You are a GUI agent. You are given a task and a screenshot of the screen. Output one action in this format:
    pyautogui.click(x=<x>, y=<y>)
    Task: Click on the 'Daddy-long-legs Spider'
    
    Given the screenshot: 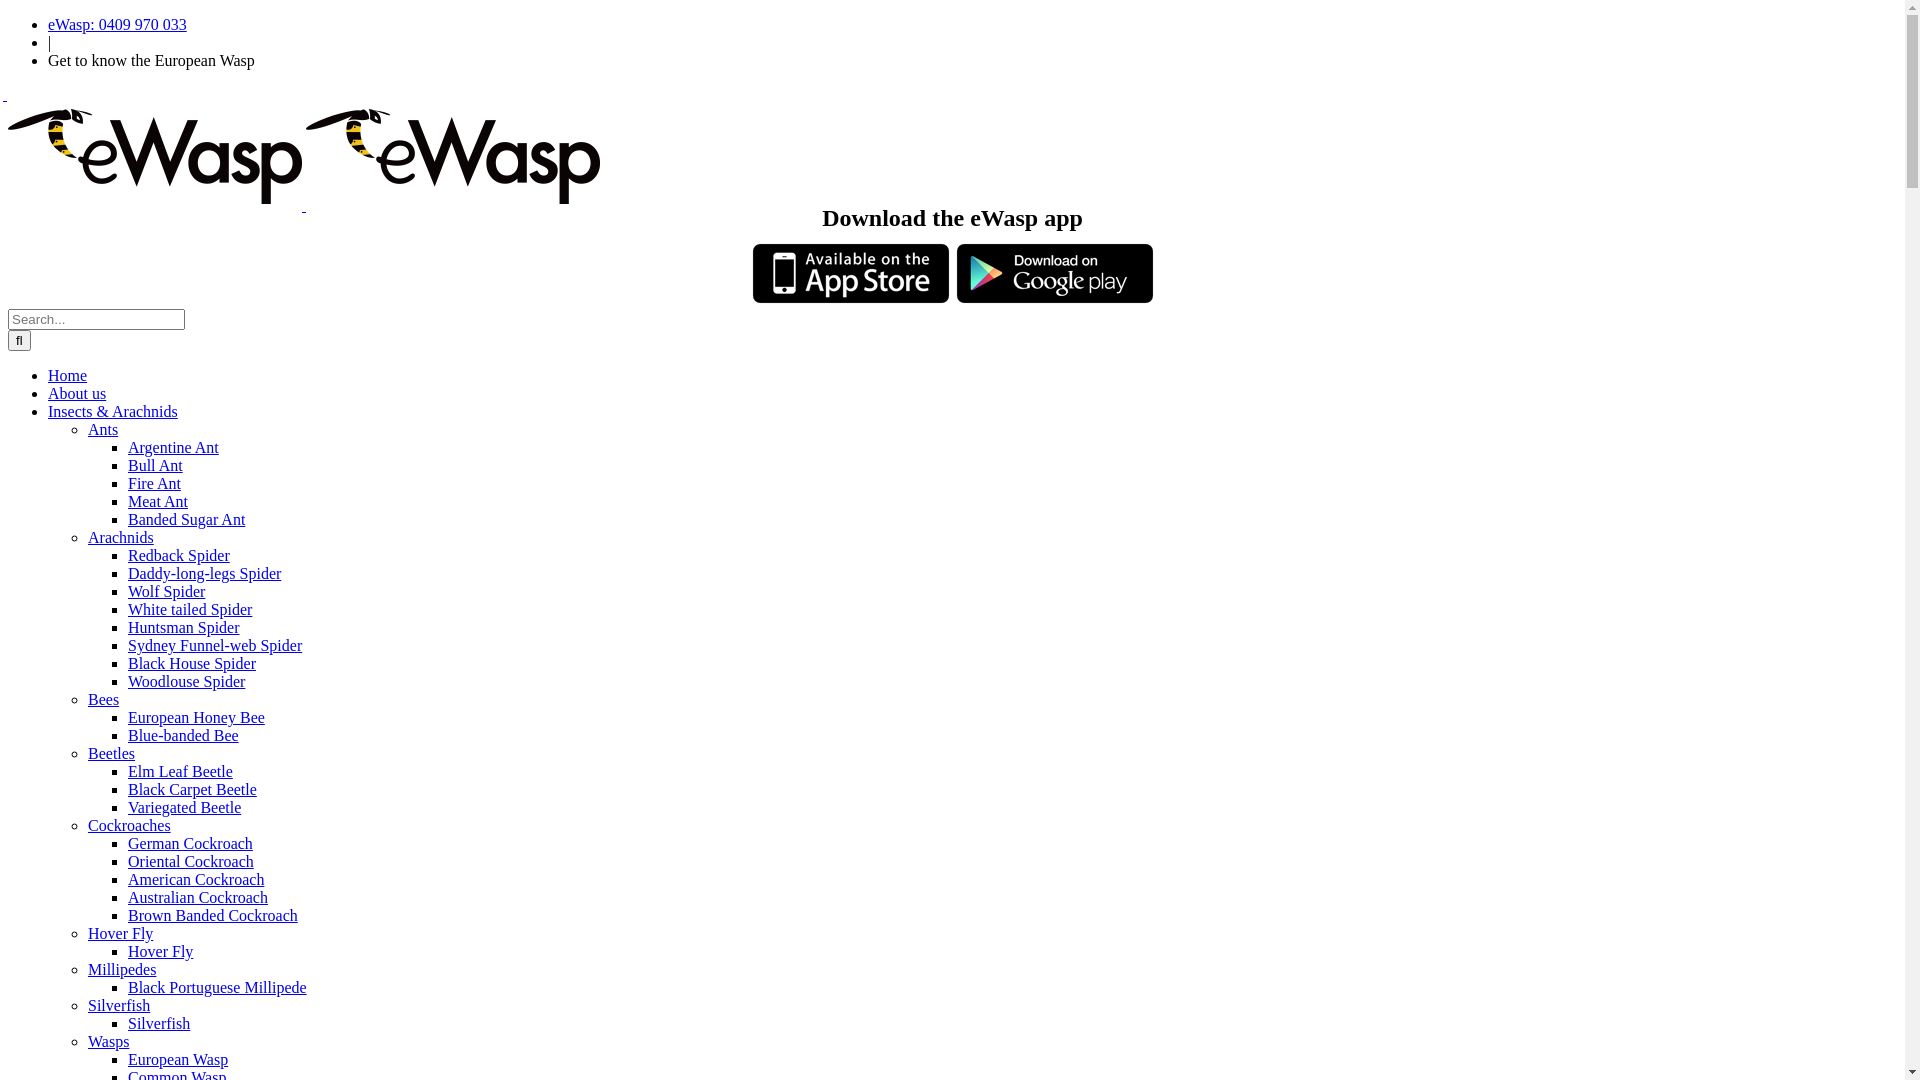 What is the action you would take?
    pyautogui.click(x=204, y=573)
    